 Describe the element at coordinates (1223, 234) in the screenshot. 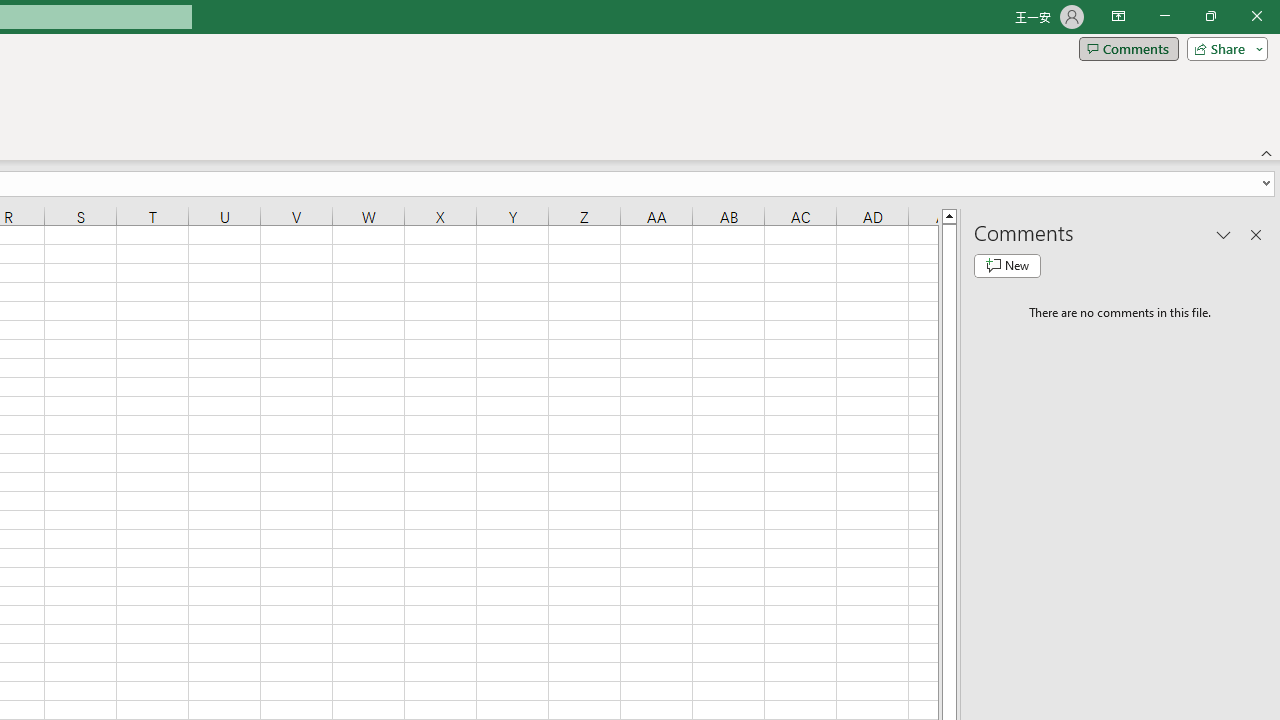

I see `'Task Pane Options'` at that location.